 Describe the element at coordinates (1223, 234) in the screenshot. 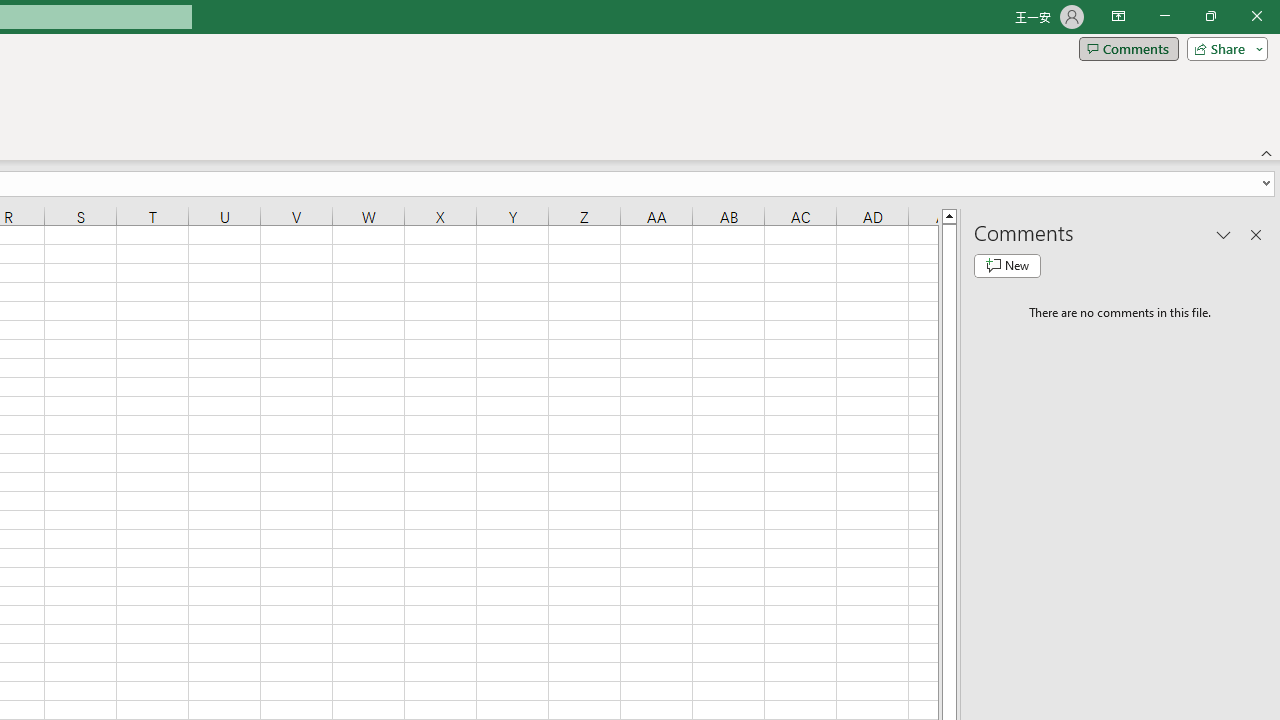

I see `'Task Pane Options'` at that location.